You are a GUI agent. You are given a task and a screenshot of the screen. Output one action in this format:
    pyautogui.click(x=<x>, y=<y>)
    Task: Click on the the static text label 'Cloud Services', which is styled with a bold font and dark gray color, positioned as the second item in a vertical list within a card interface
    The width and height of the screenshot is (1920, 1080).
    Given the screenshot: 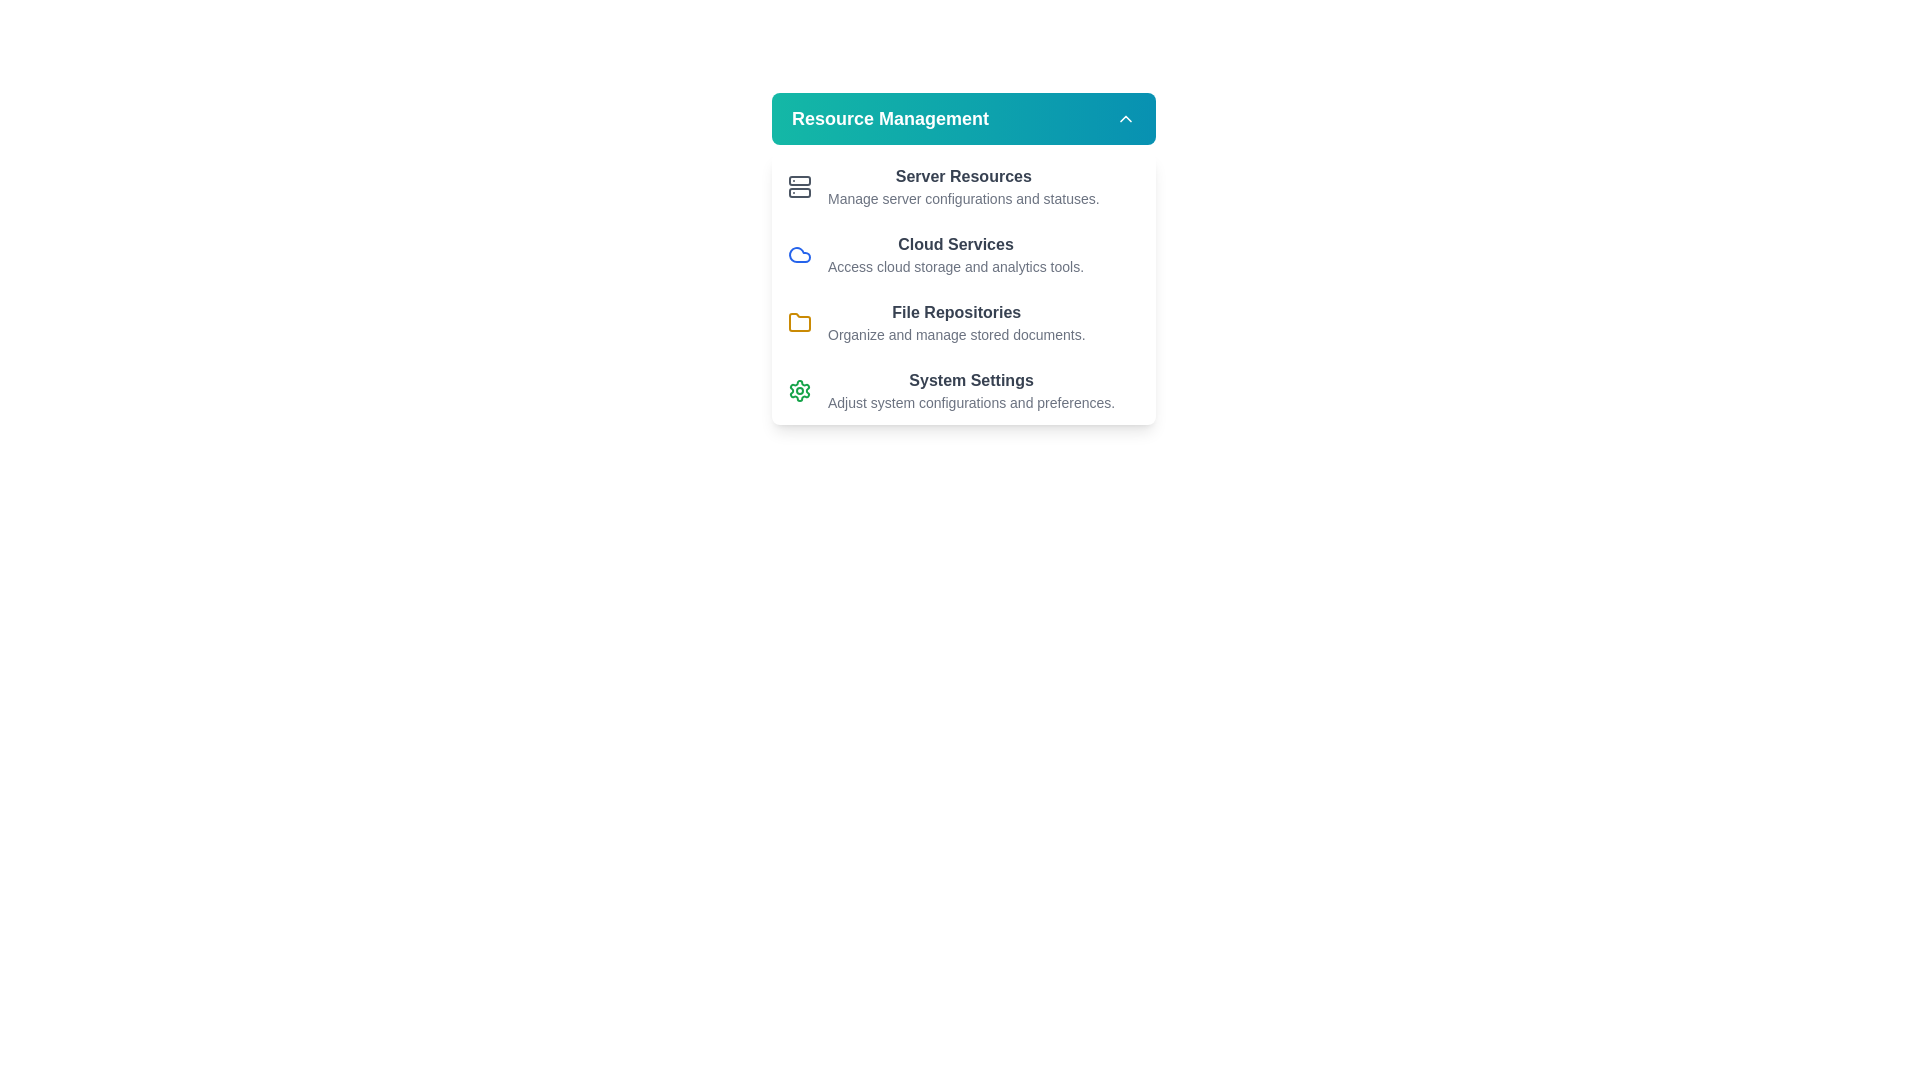 What is the action you would take?
    pyautogui.click(x=954, y=244)
    